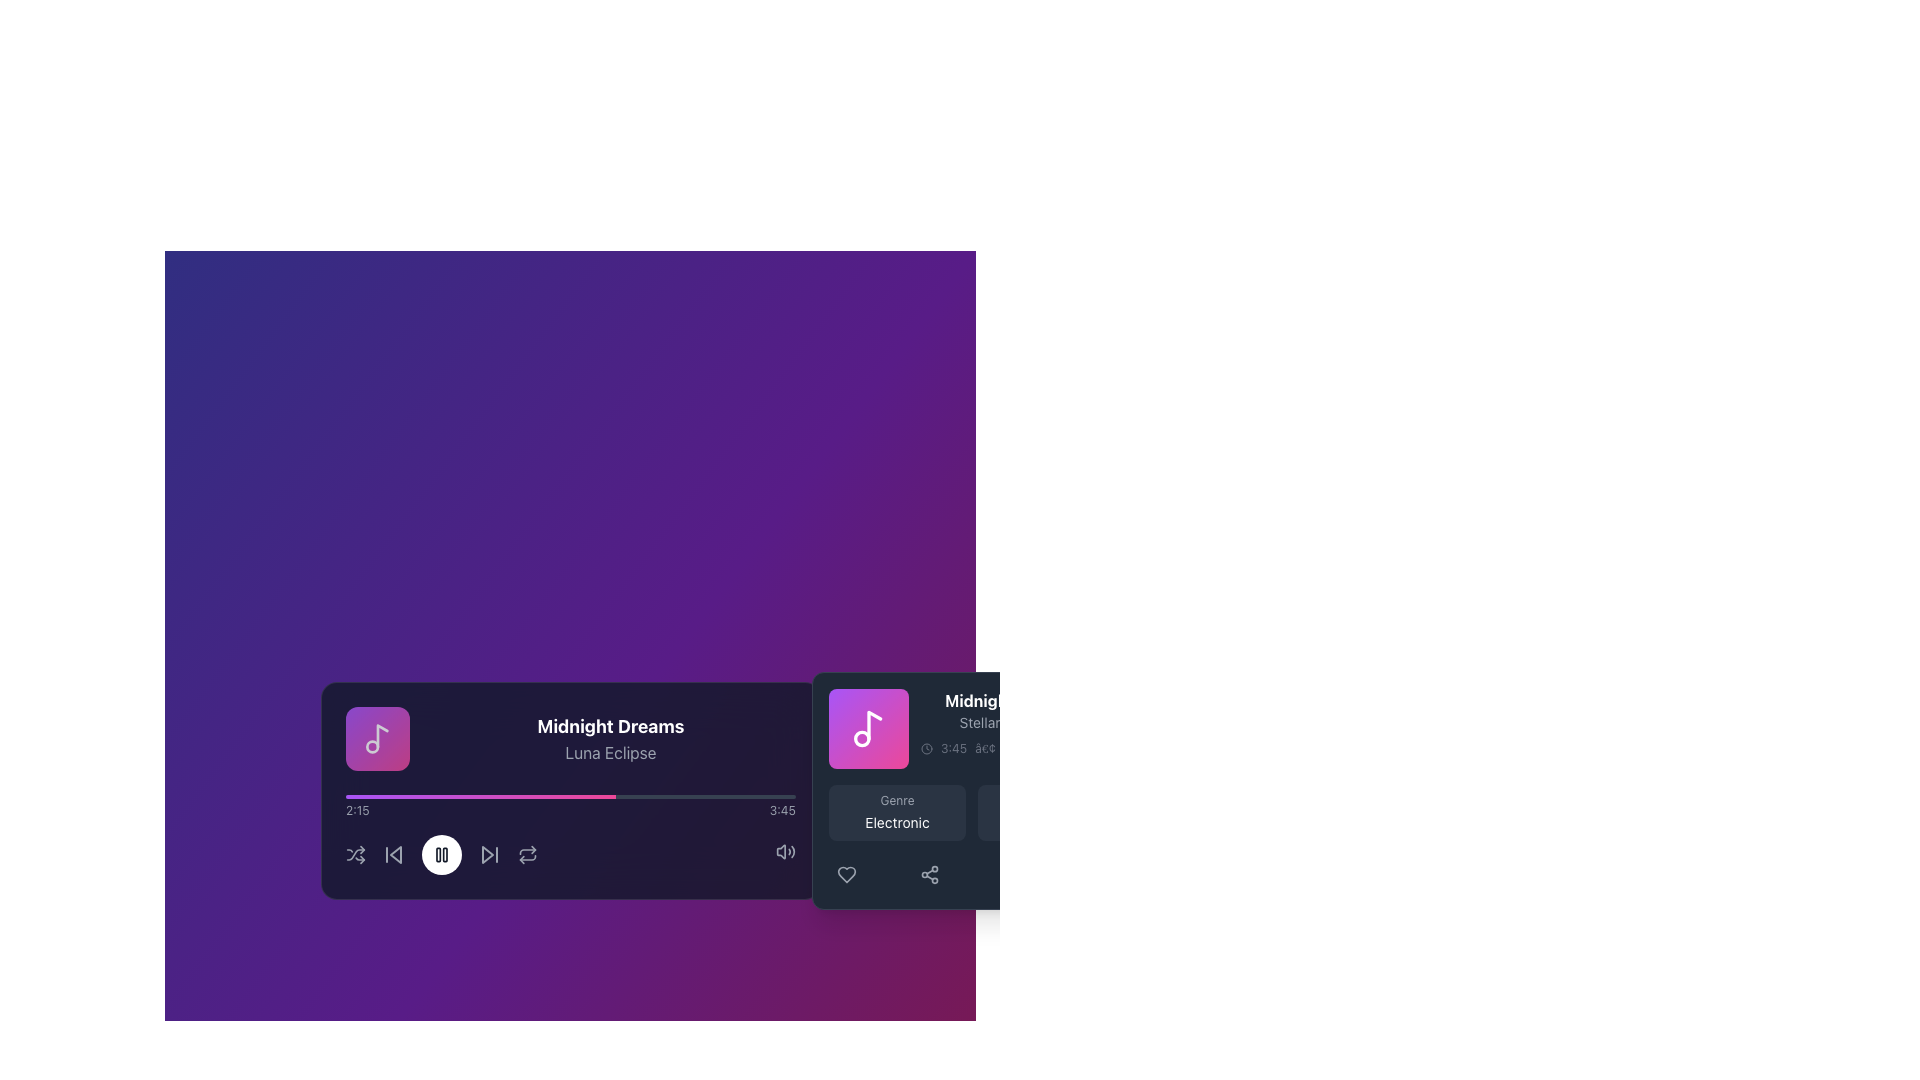 Image resolution: width=1920 pixels, height=1080 pixels. I want to click on the progress of the progress bar located in the music player interface, which is horizontally aligned above the playback controls and beneath the title and subtitle of the currently playing track, so click(569, 796).